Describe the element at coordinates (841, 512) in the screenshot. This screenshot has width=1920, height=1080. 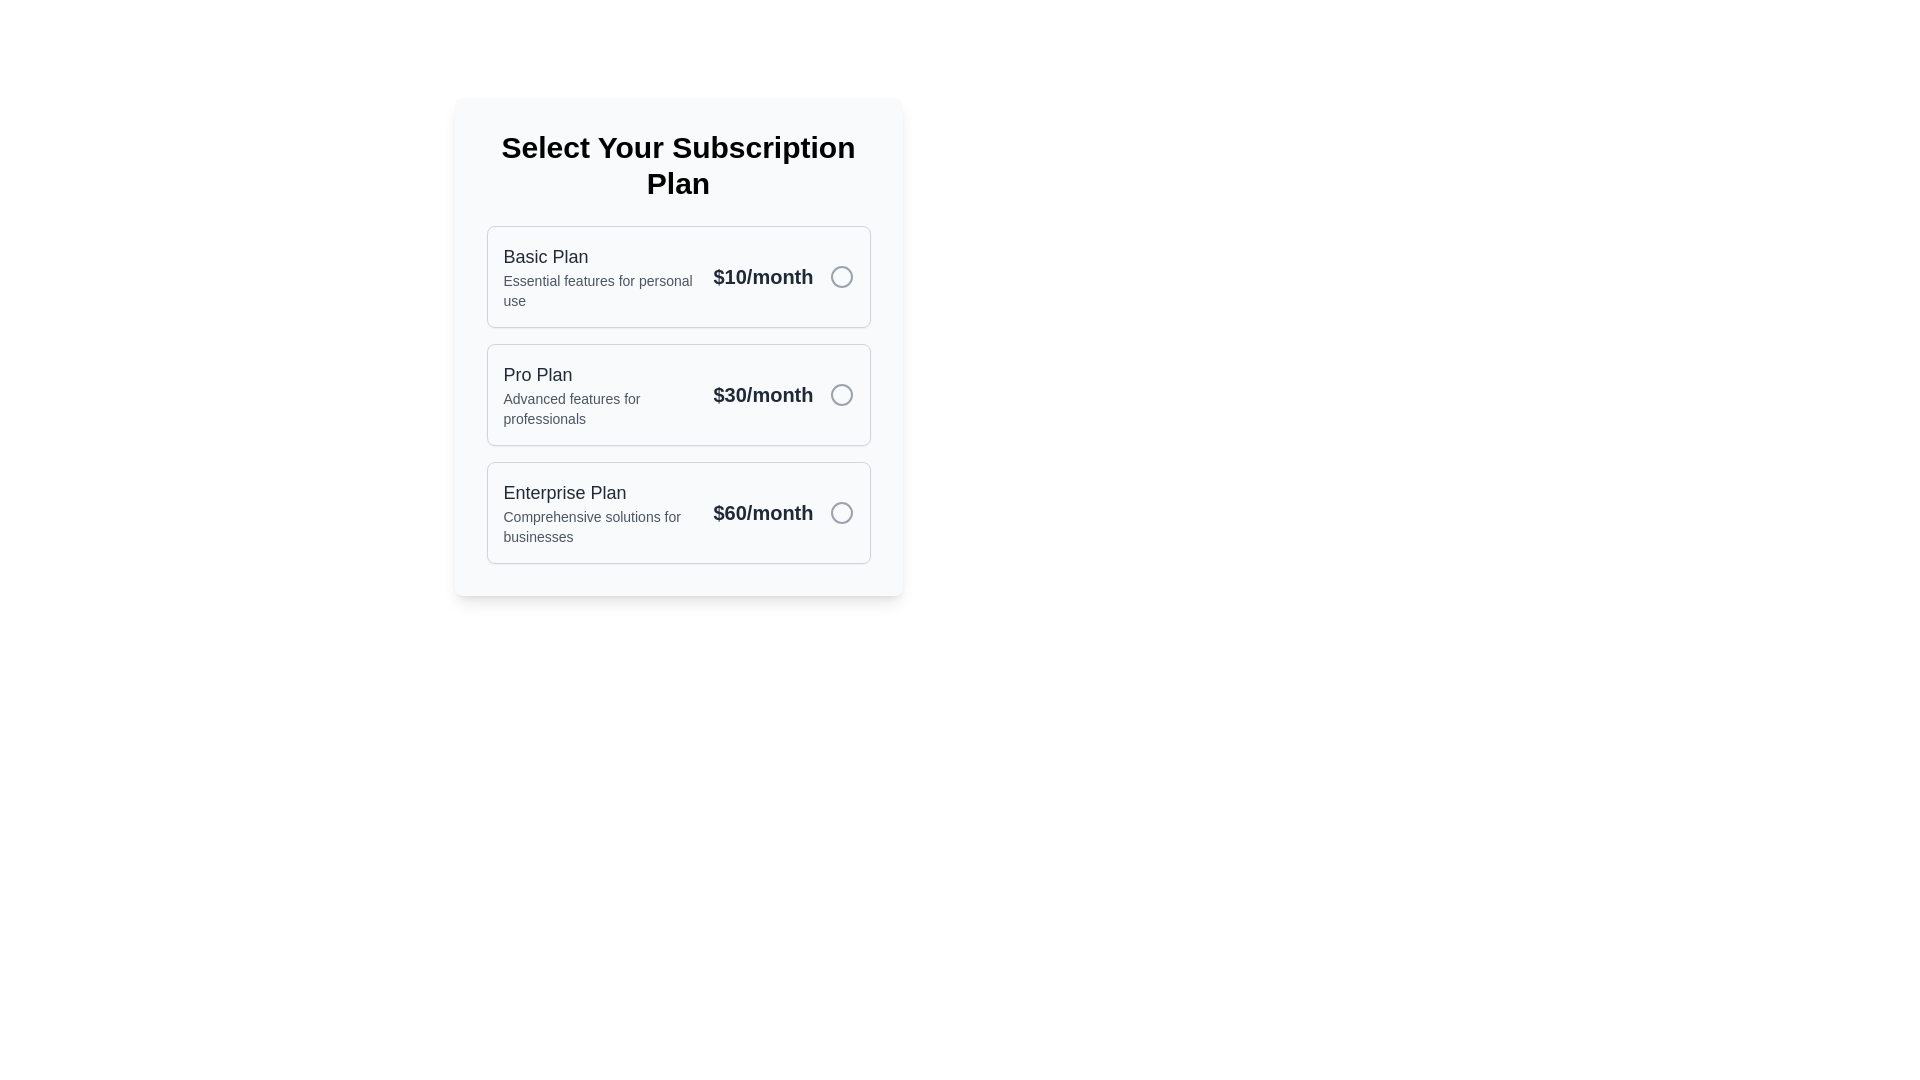
I see `the radio button` at that location.